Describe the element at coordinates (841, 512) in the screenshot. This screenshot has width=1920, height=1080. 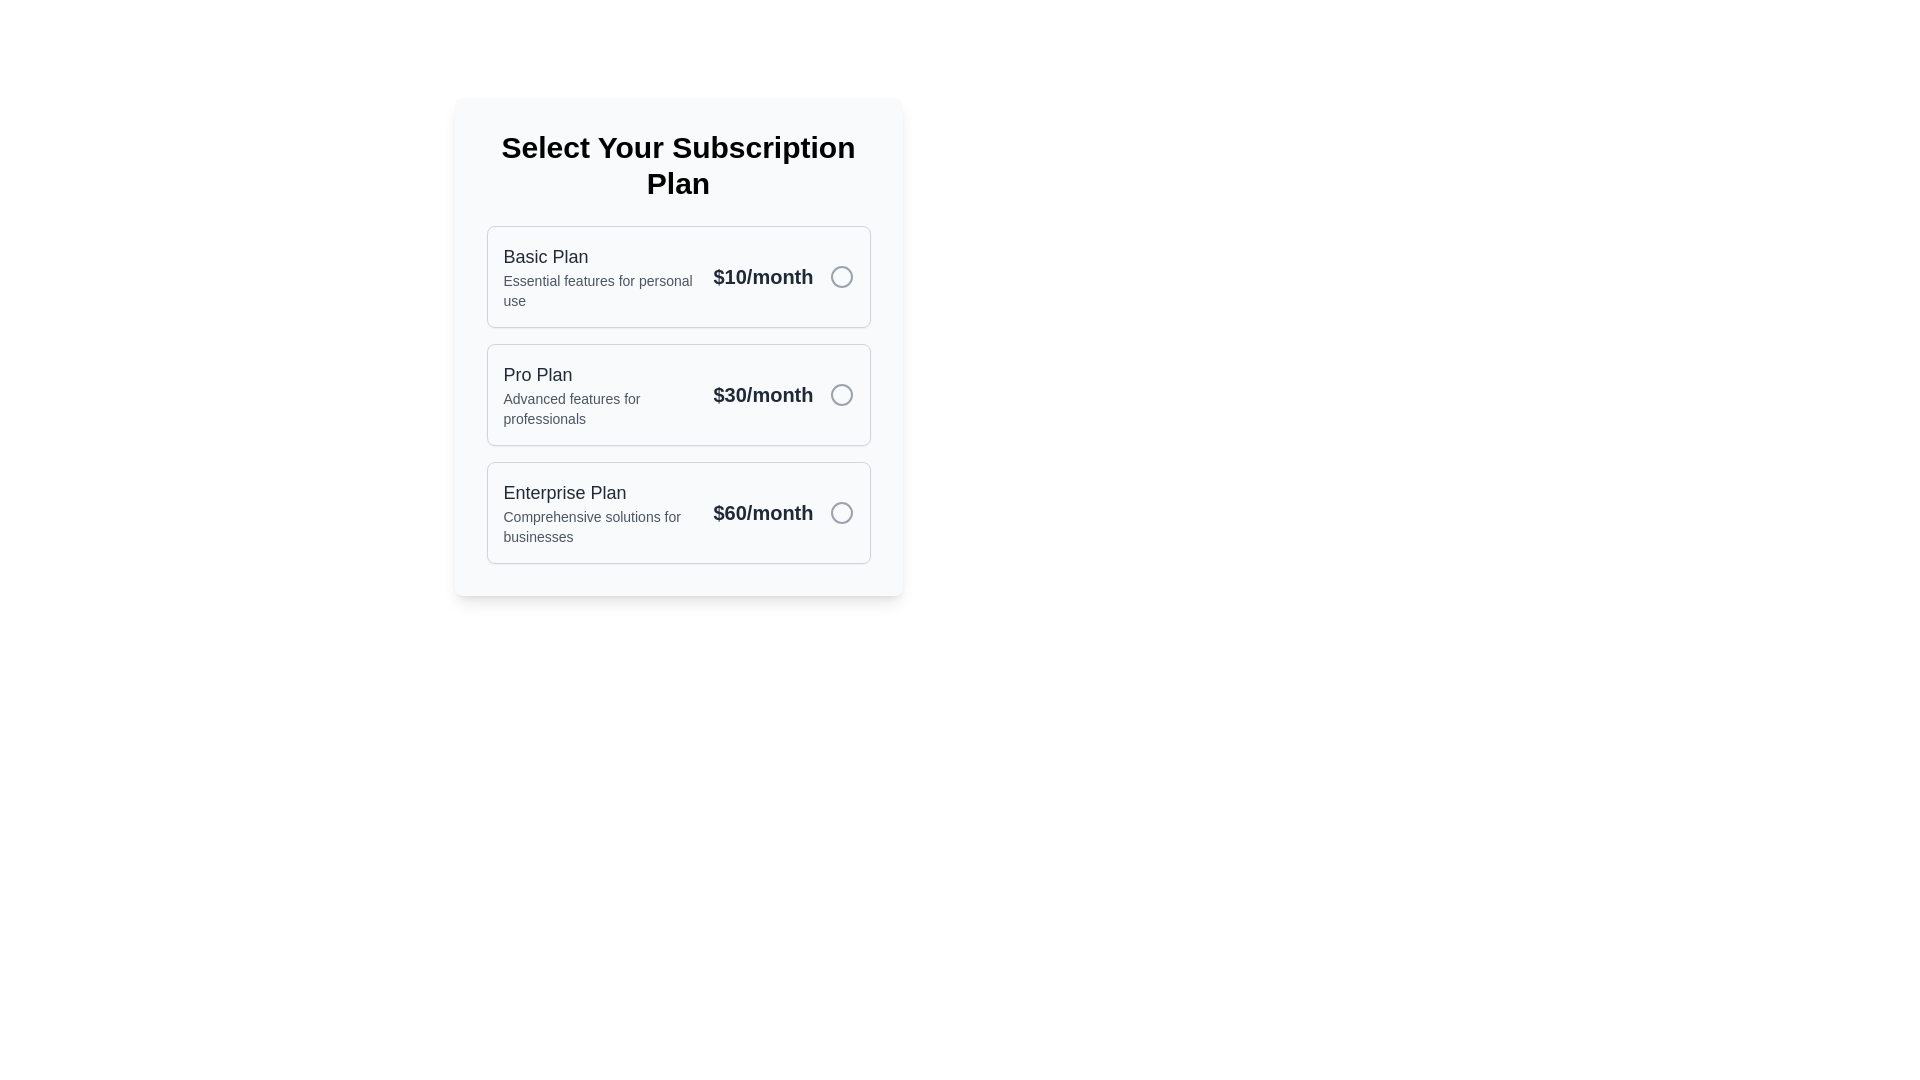
I see `the radio button` at that location.